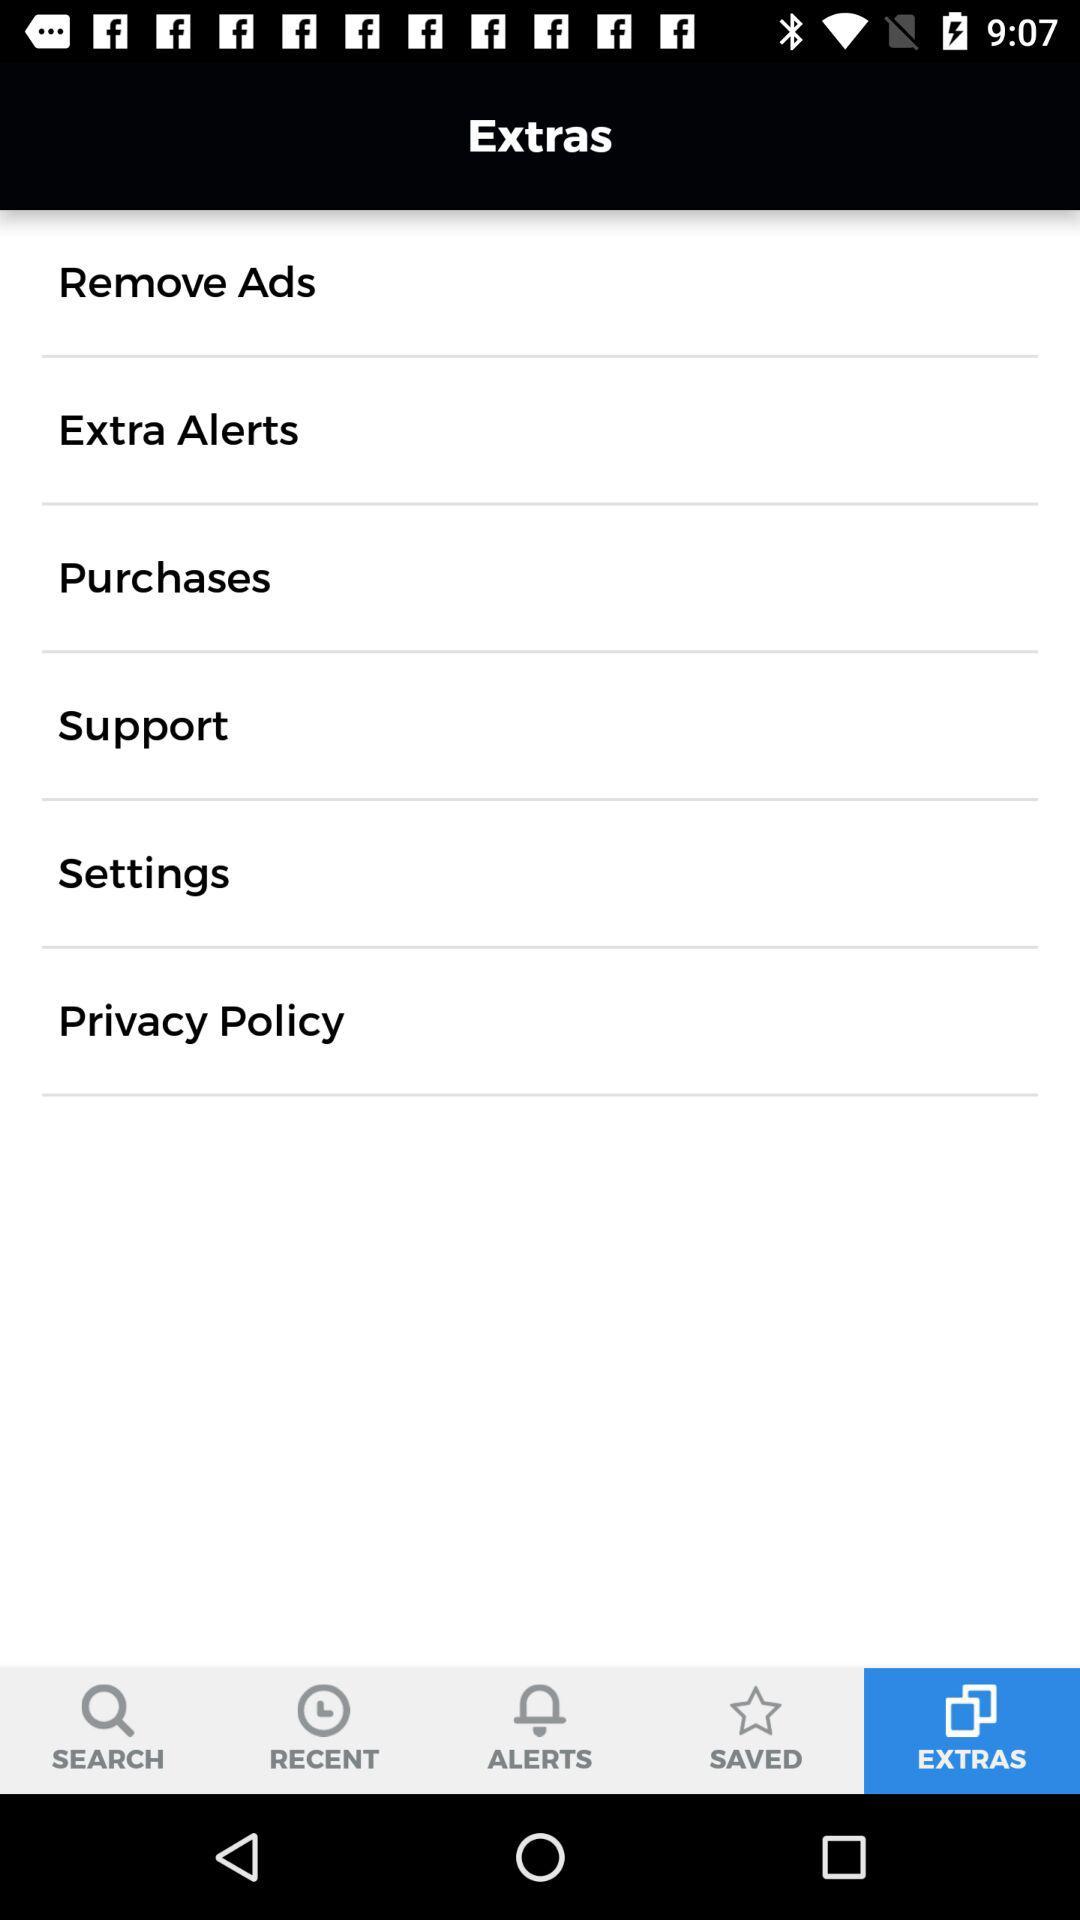  I want to click on privacy policy item, so click(200, 1021).